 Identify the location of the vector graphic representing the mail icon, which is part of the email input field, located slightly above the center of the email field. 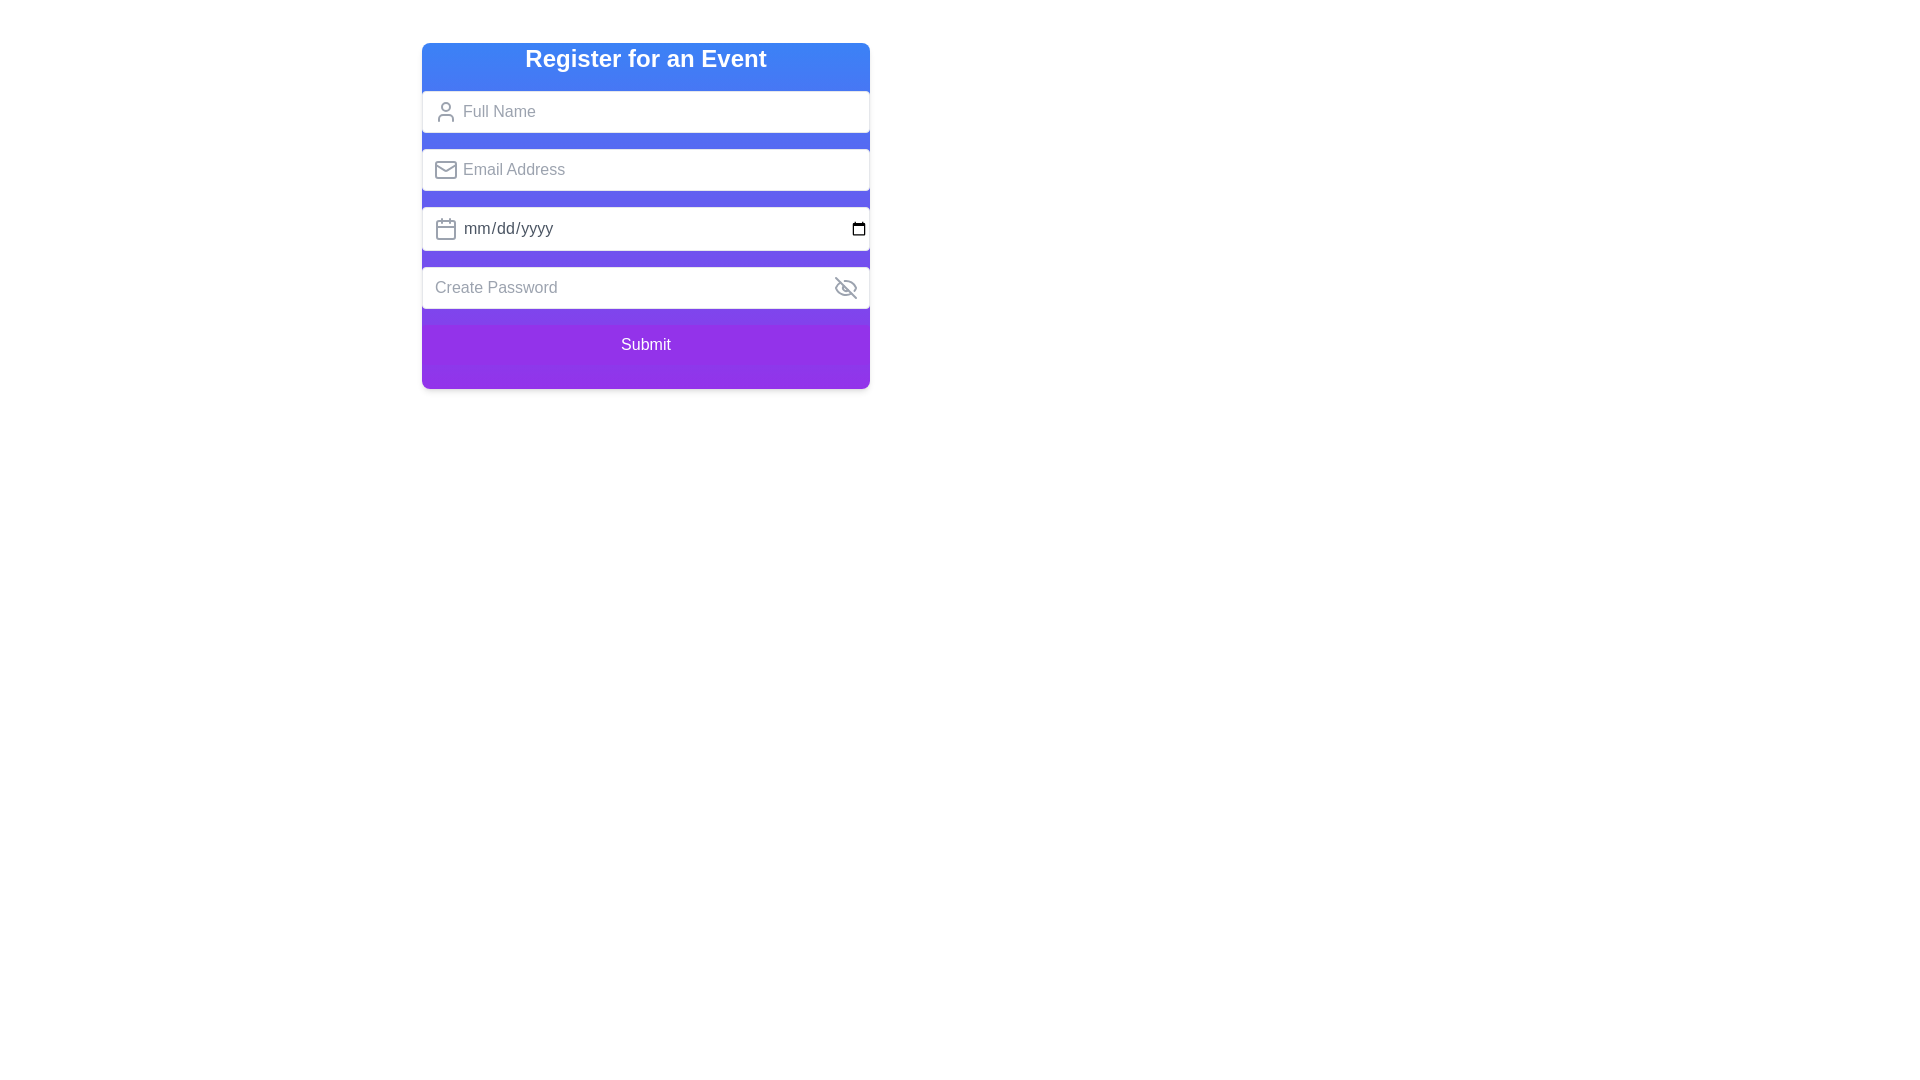
(445, 165).